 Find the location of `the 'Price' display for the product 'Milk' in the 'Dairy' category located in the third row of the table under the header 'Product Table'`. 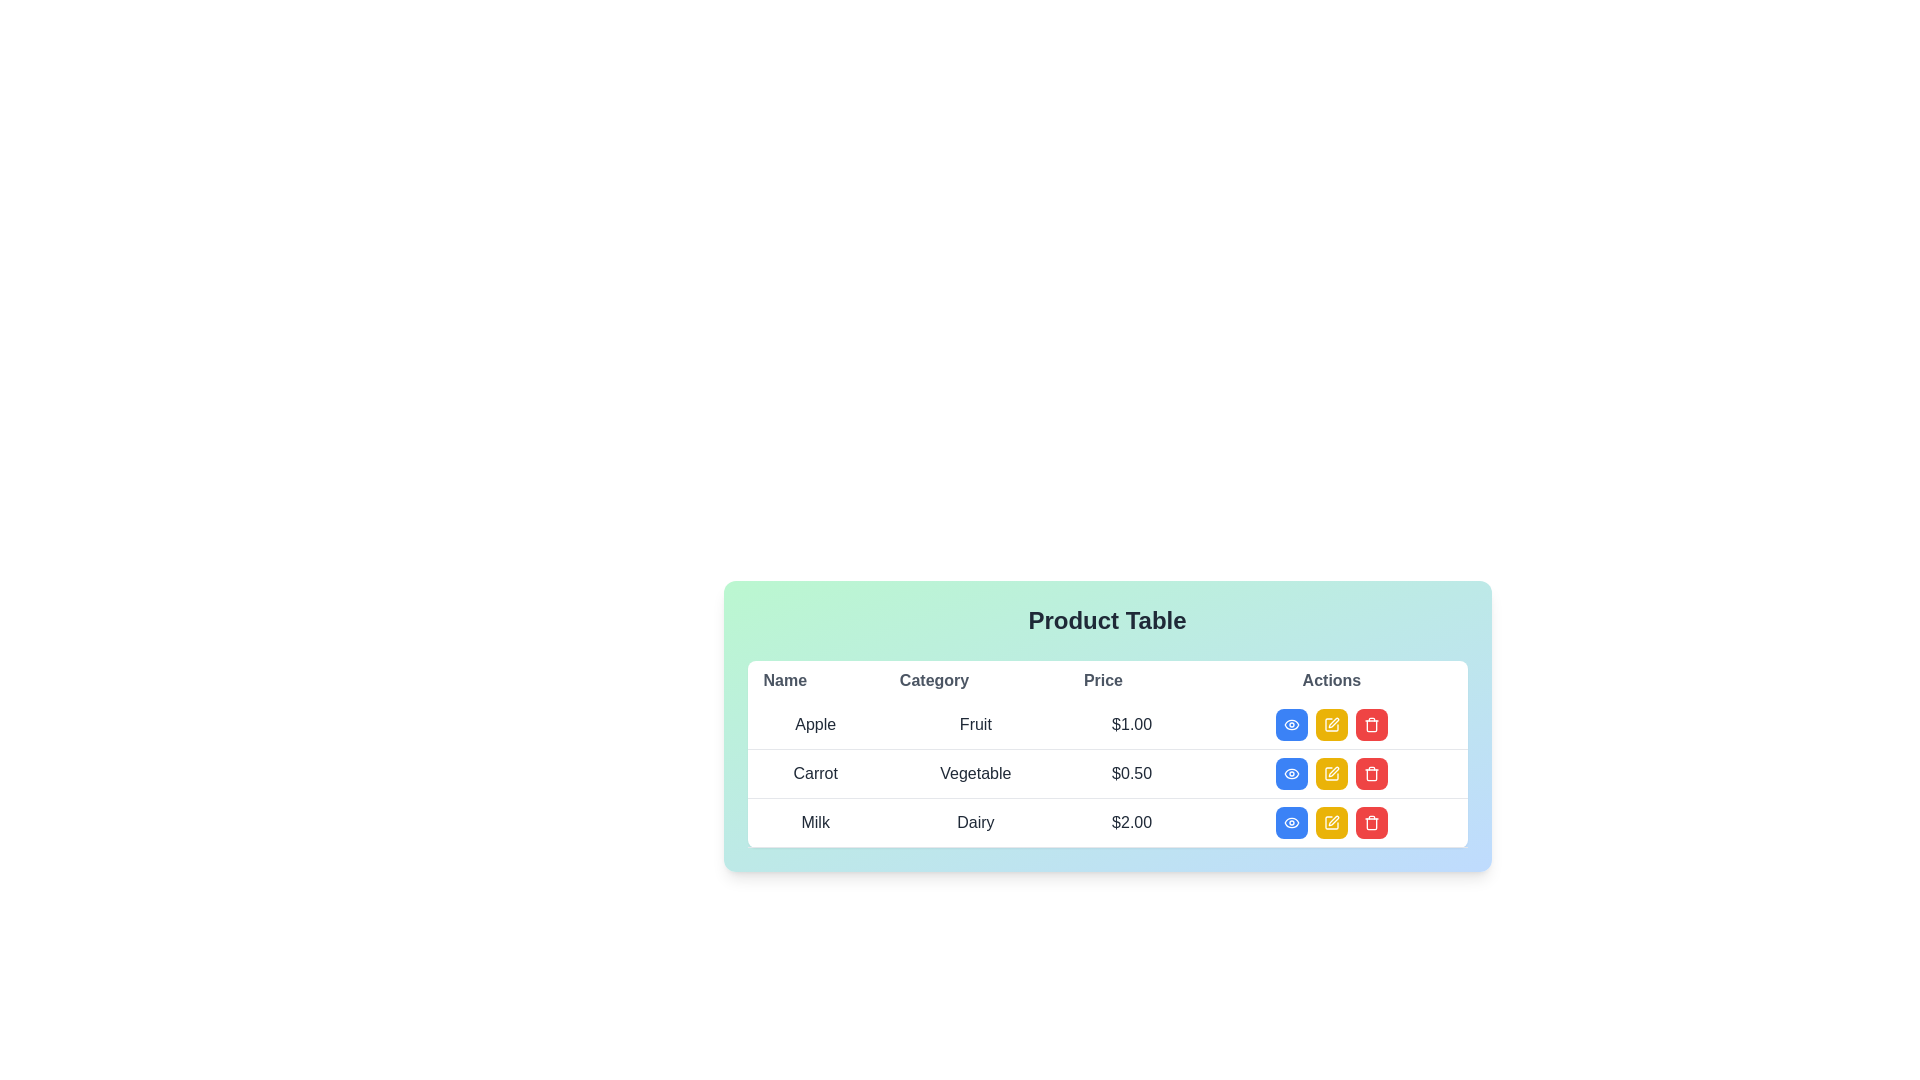

the 'Price' display for the product 'Milk' in the 'Dairy' category located in the third row of the table under the header 'Product Table' is located at coordinates (1132, 822).